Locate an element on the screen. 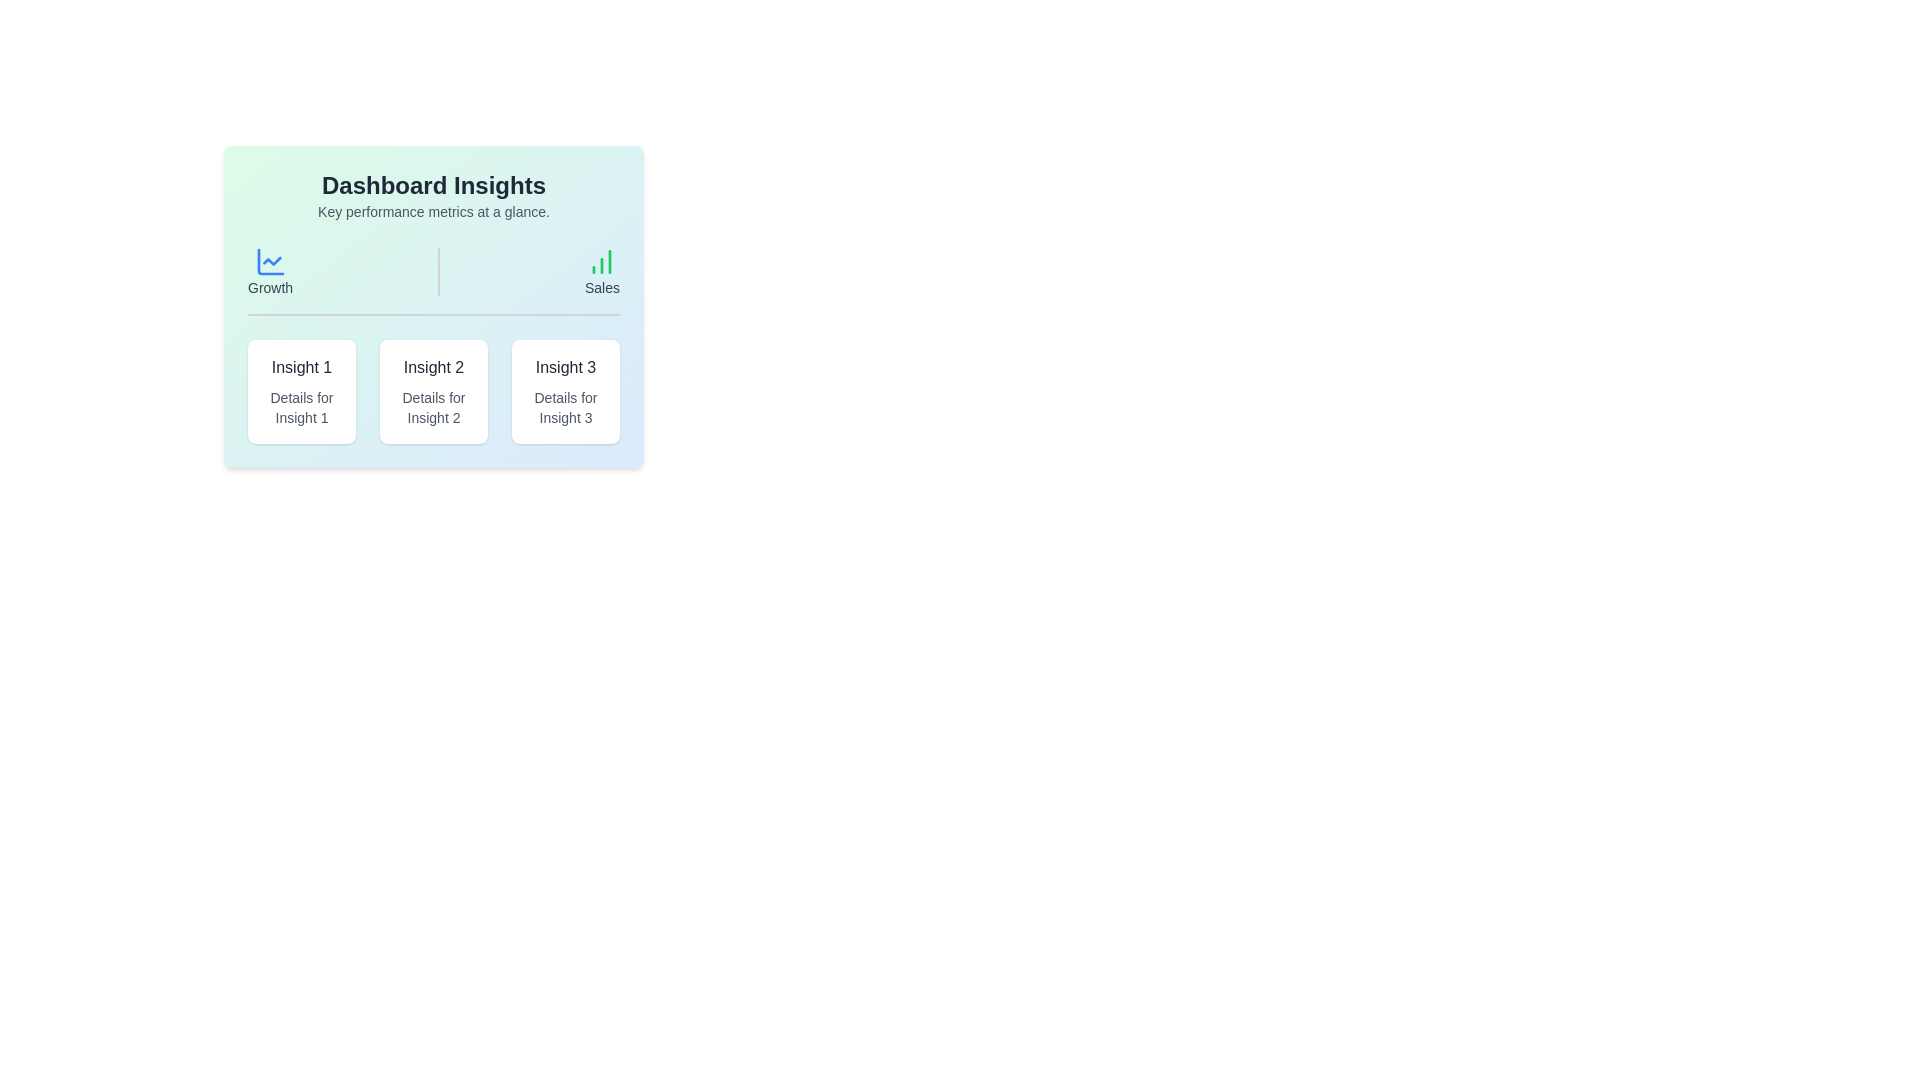 The width and height of the screenshot is (1920, 1080). the 'Dashboard Insights' text block, which features a bold title and a subtitle in a gradient background, centrally aligned at the top of the card component is located at coordinates (432, 196).